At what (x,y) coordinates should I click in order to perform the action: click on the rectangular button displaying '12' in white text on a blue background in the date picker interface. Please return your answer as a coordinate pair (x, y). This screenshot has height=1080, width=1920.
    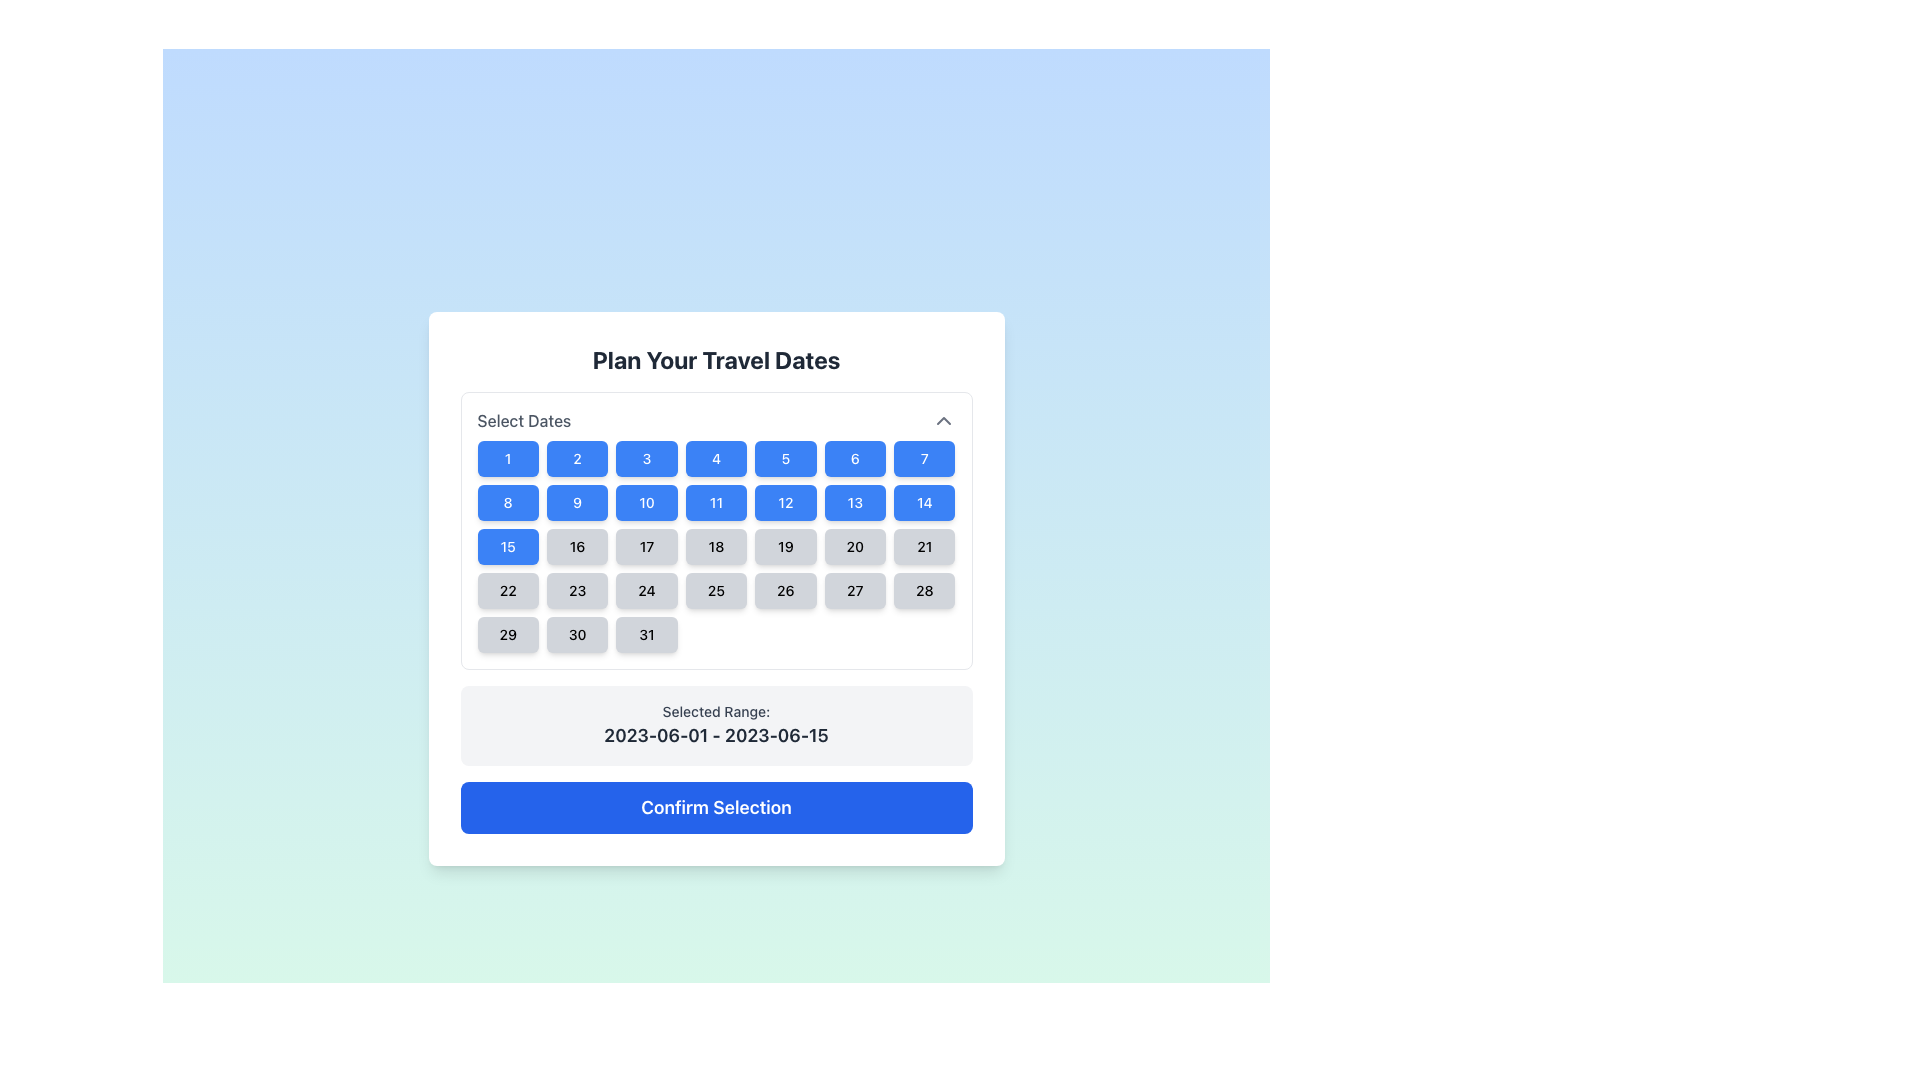
    Looking at the image, I should click on (784, 501).